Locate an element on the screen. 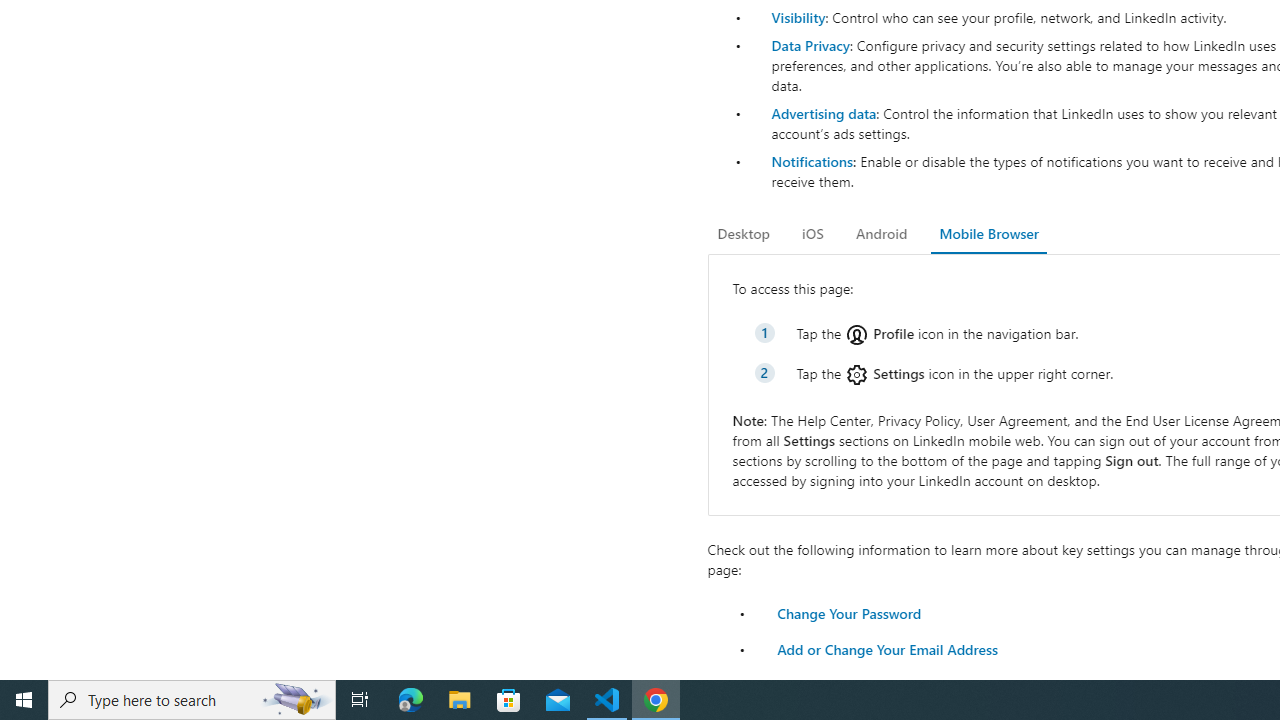 This screenshot has width=1280, height=720. 'Change Your Password' is located at coordinates (849, 612).